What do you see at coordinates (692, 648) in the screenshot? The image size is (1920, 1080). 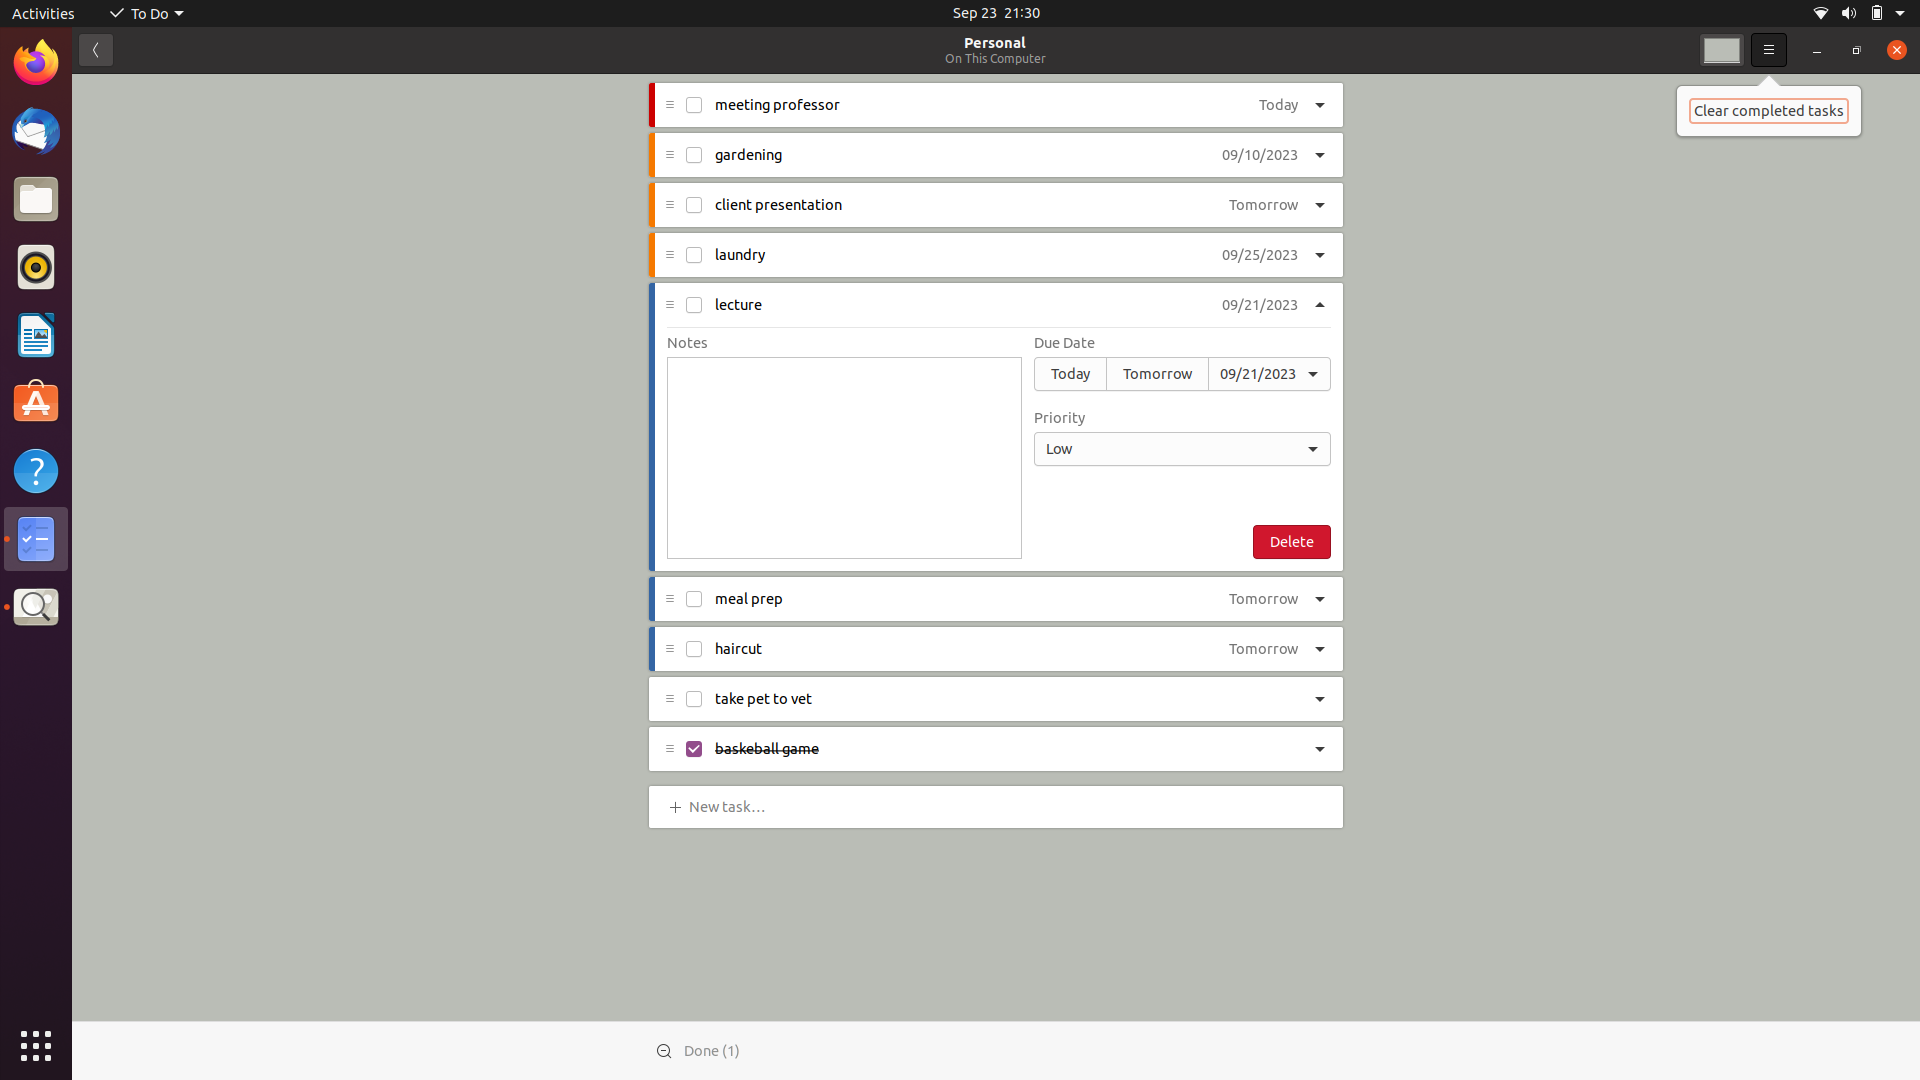 I see `Mark "haircut" task as completed` at bounding box center [692, 648].